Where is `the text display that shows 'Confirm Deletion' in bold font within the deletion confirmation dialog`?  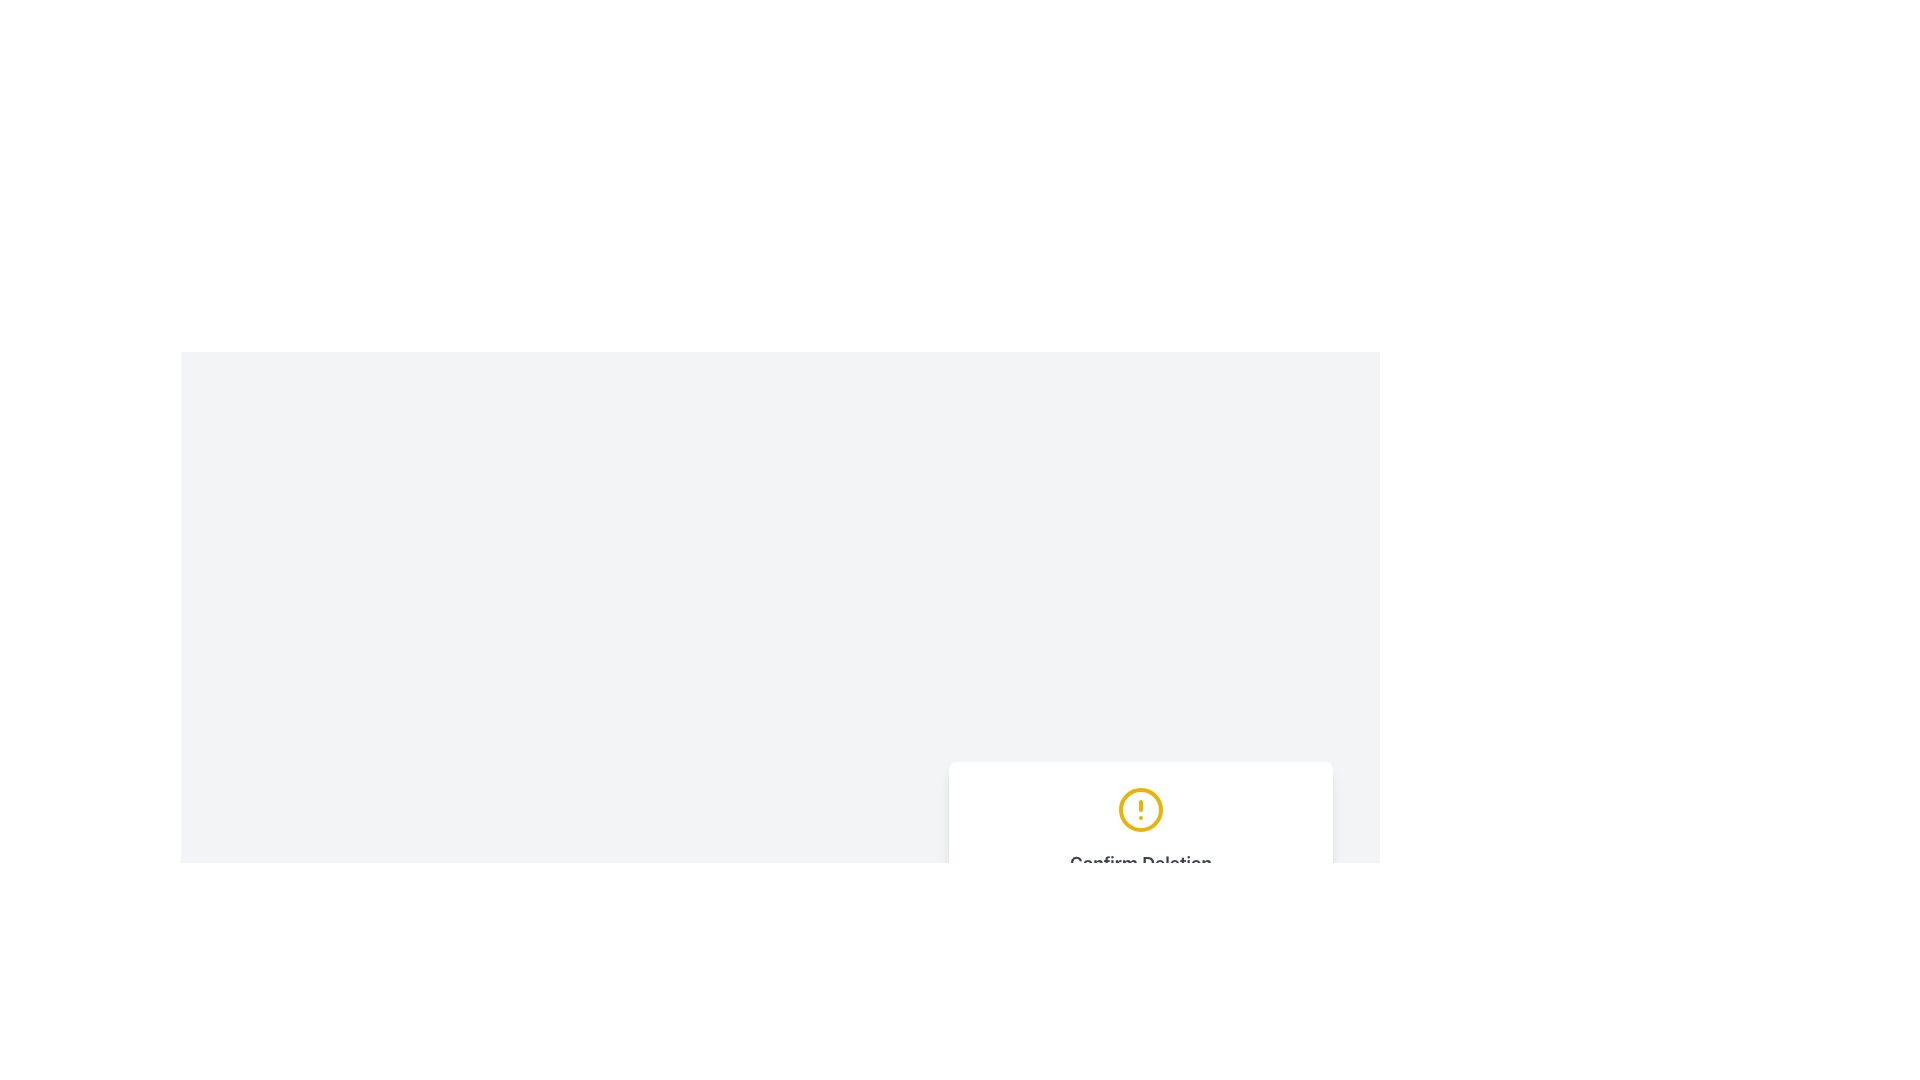
the text display that shows 'Confirm Deletion' in bold font within the deletion confirmation dialog is located at coordinates (1141, 863).